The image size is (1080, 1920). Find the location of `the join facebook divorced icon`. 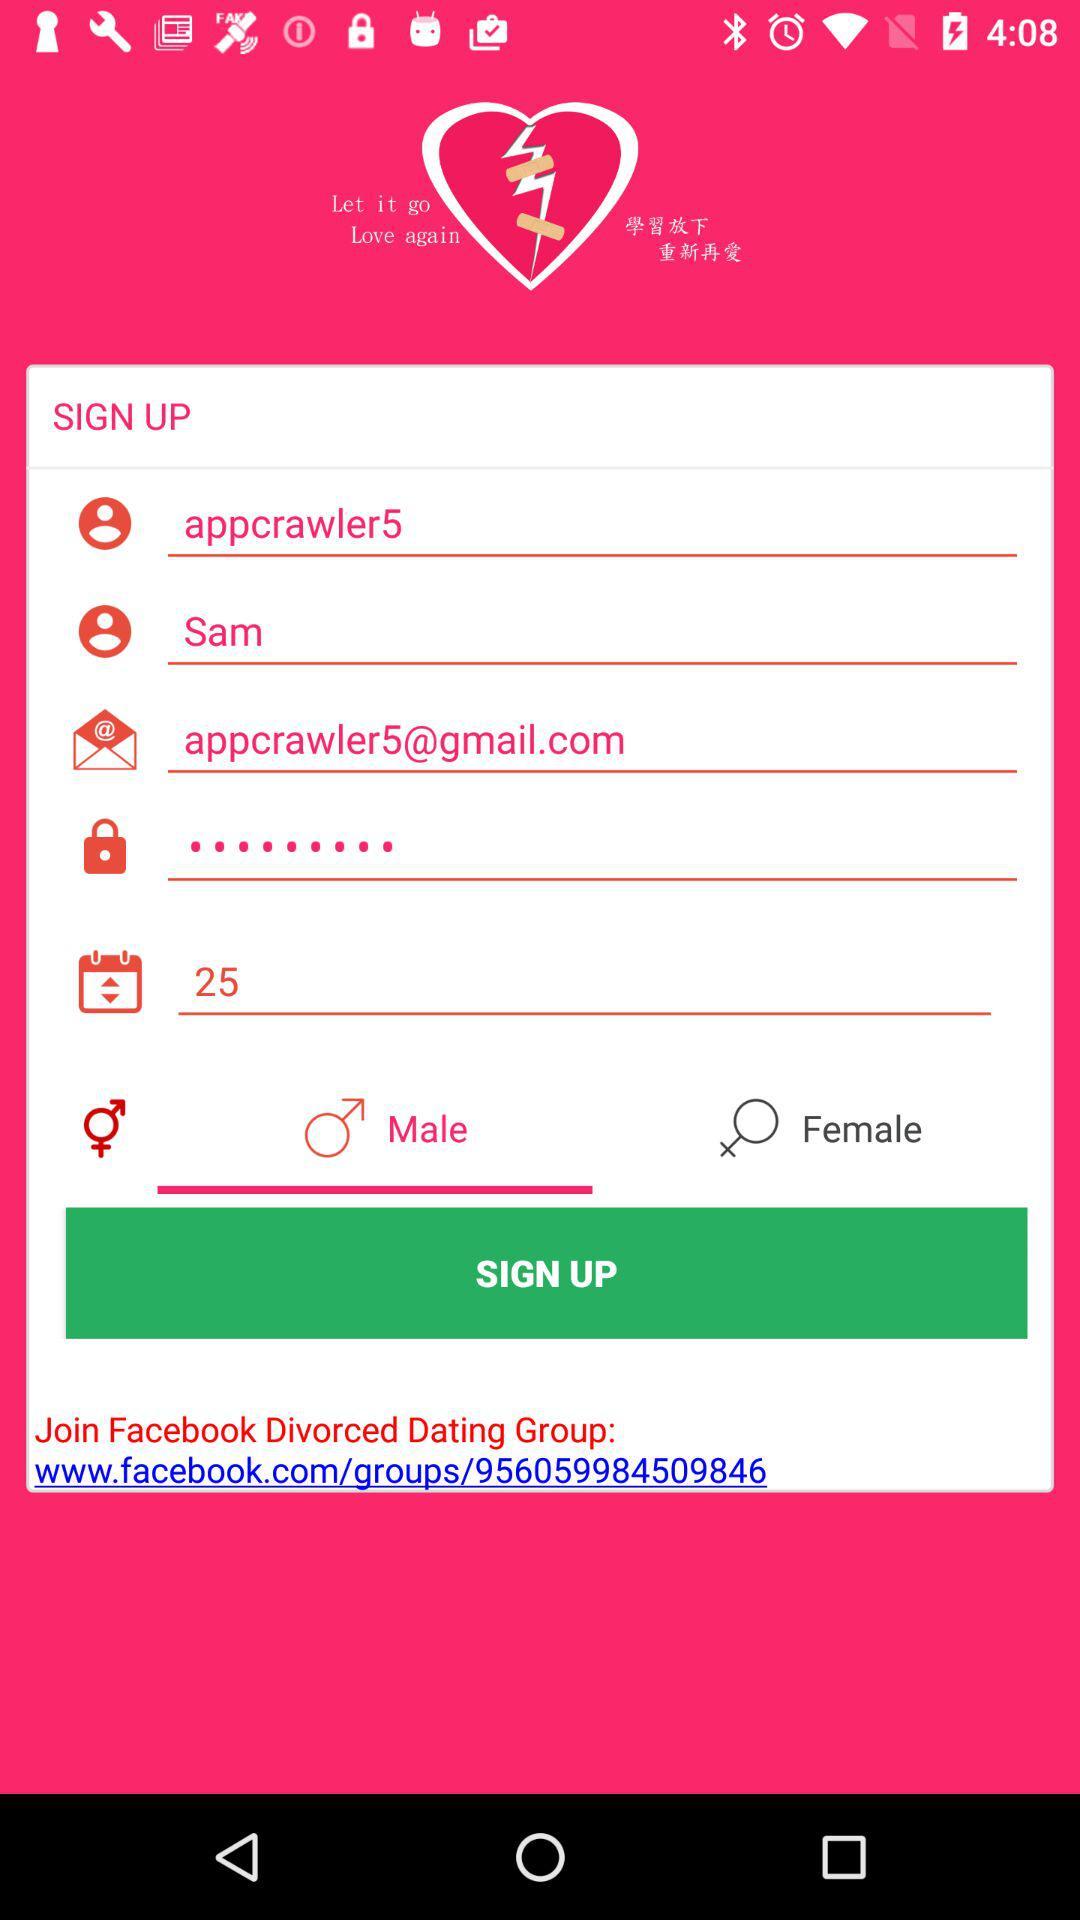

the join facebook divorced icon is located at coordinates (396, 1427).